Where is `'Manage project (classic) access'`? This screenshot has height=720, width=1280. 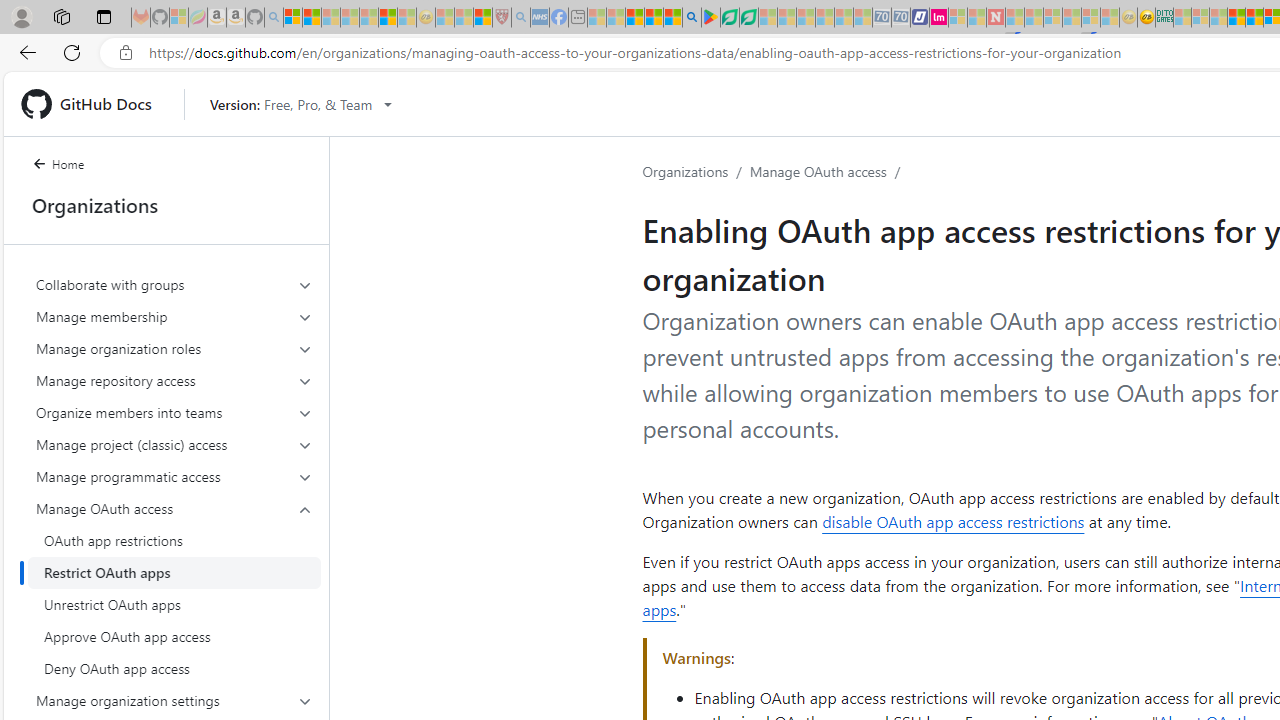
'Manage project (classic) access' is located at coordinates (174, 443).